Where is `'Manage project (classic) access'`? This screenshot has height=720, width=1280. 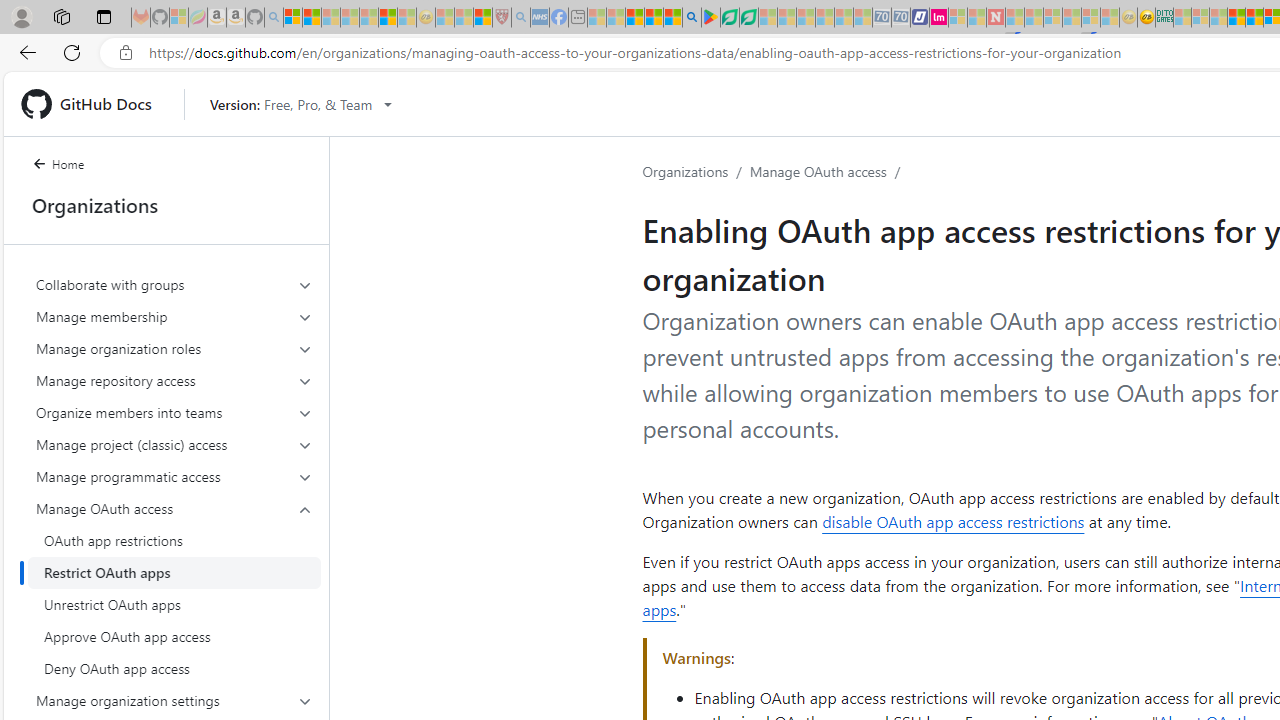
'Manage project (classic) access' is located at coordinates (174, 443).